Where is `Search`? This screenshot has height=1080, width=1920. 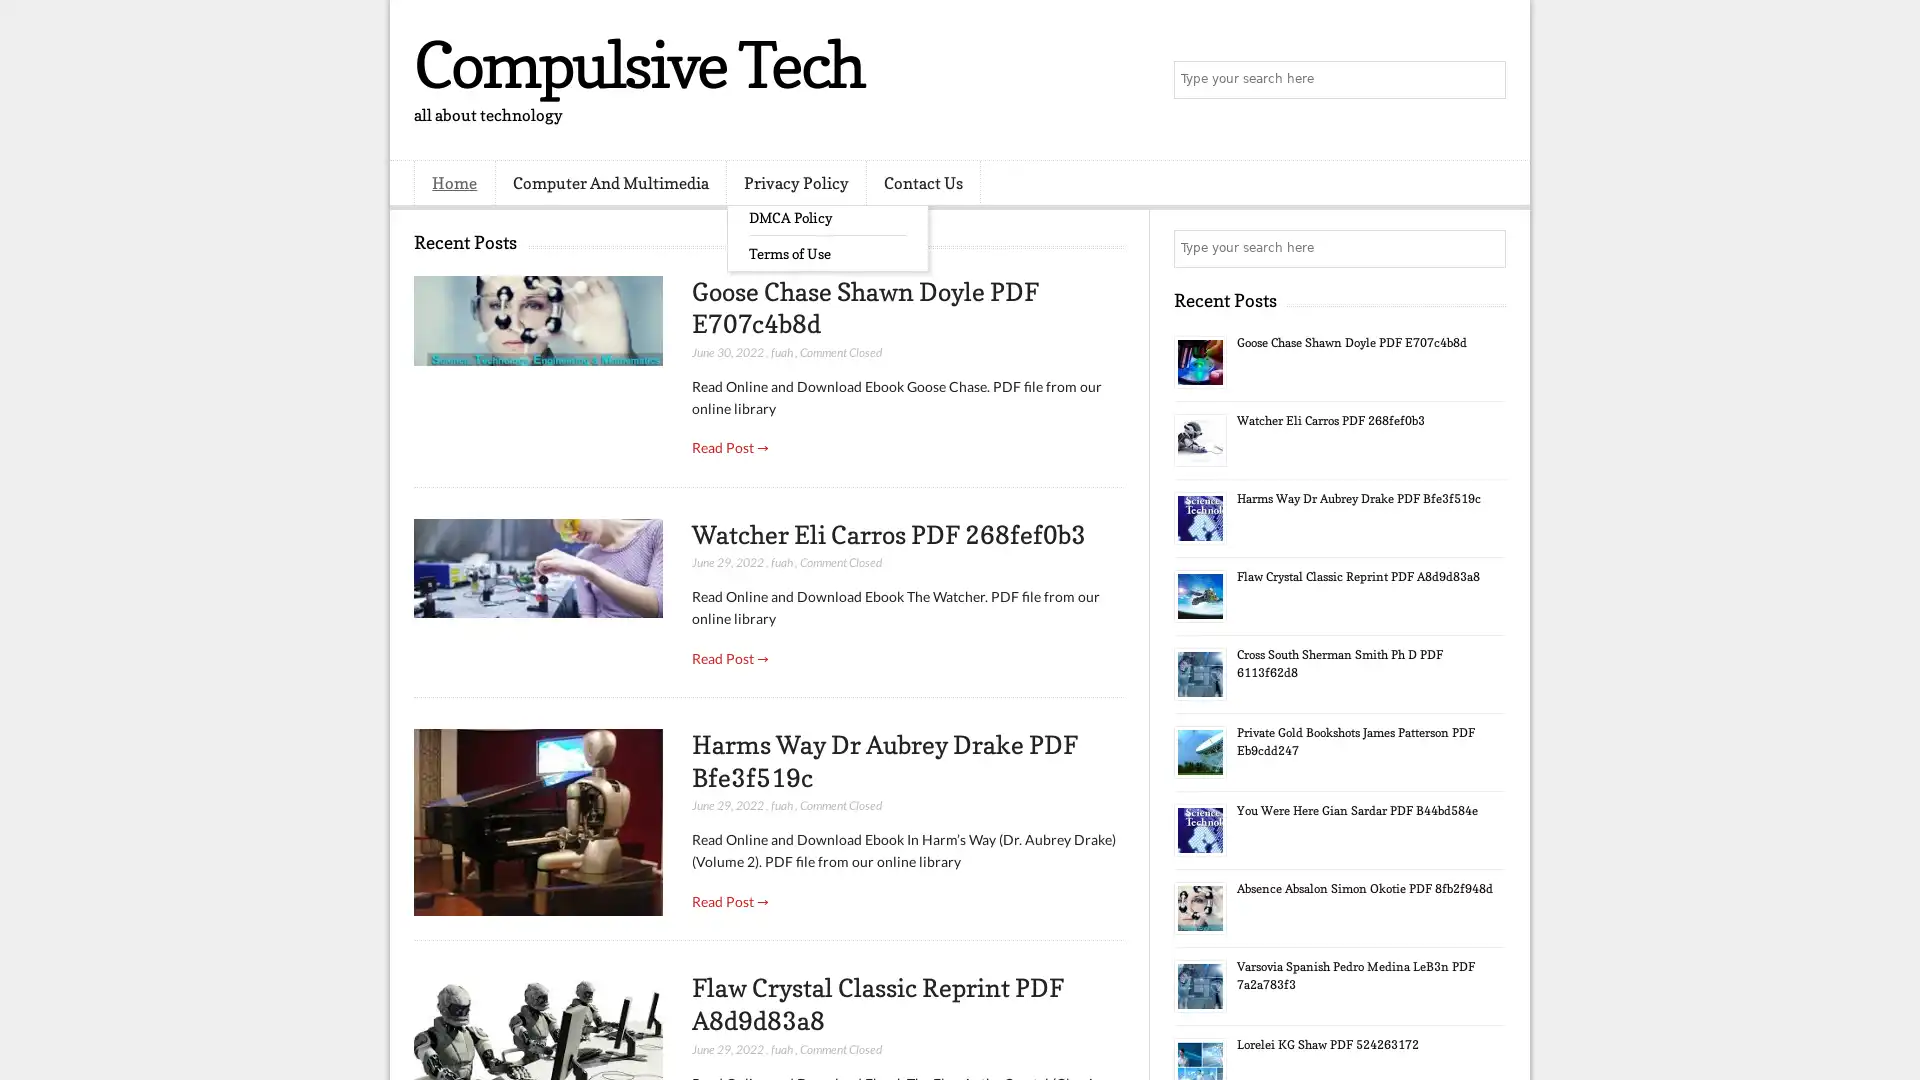
Search is located at coordinates (1485, 248).